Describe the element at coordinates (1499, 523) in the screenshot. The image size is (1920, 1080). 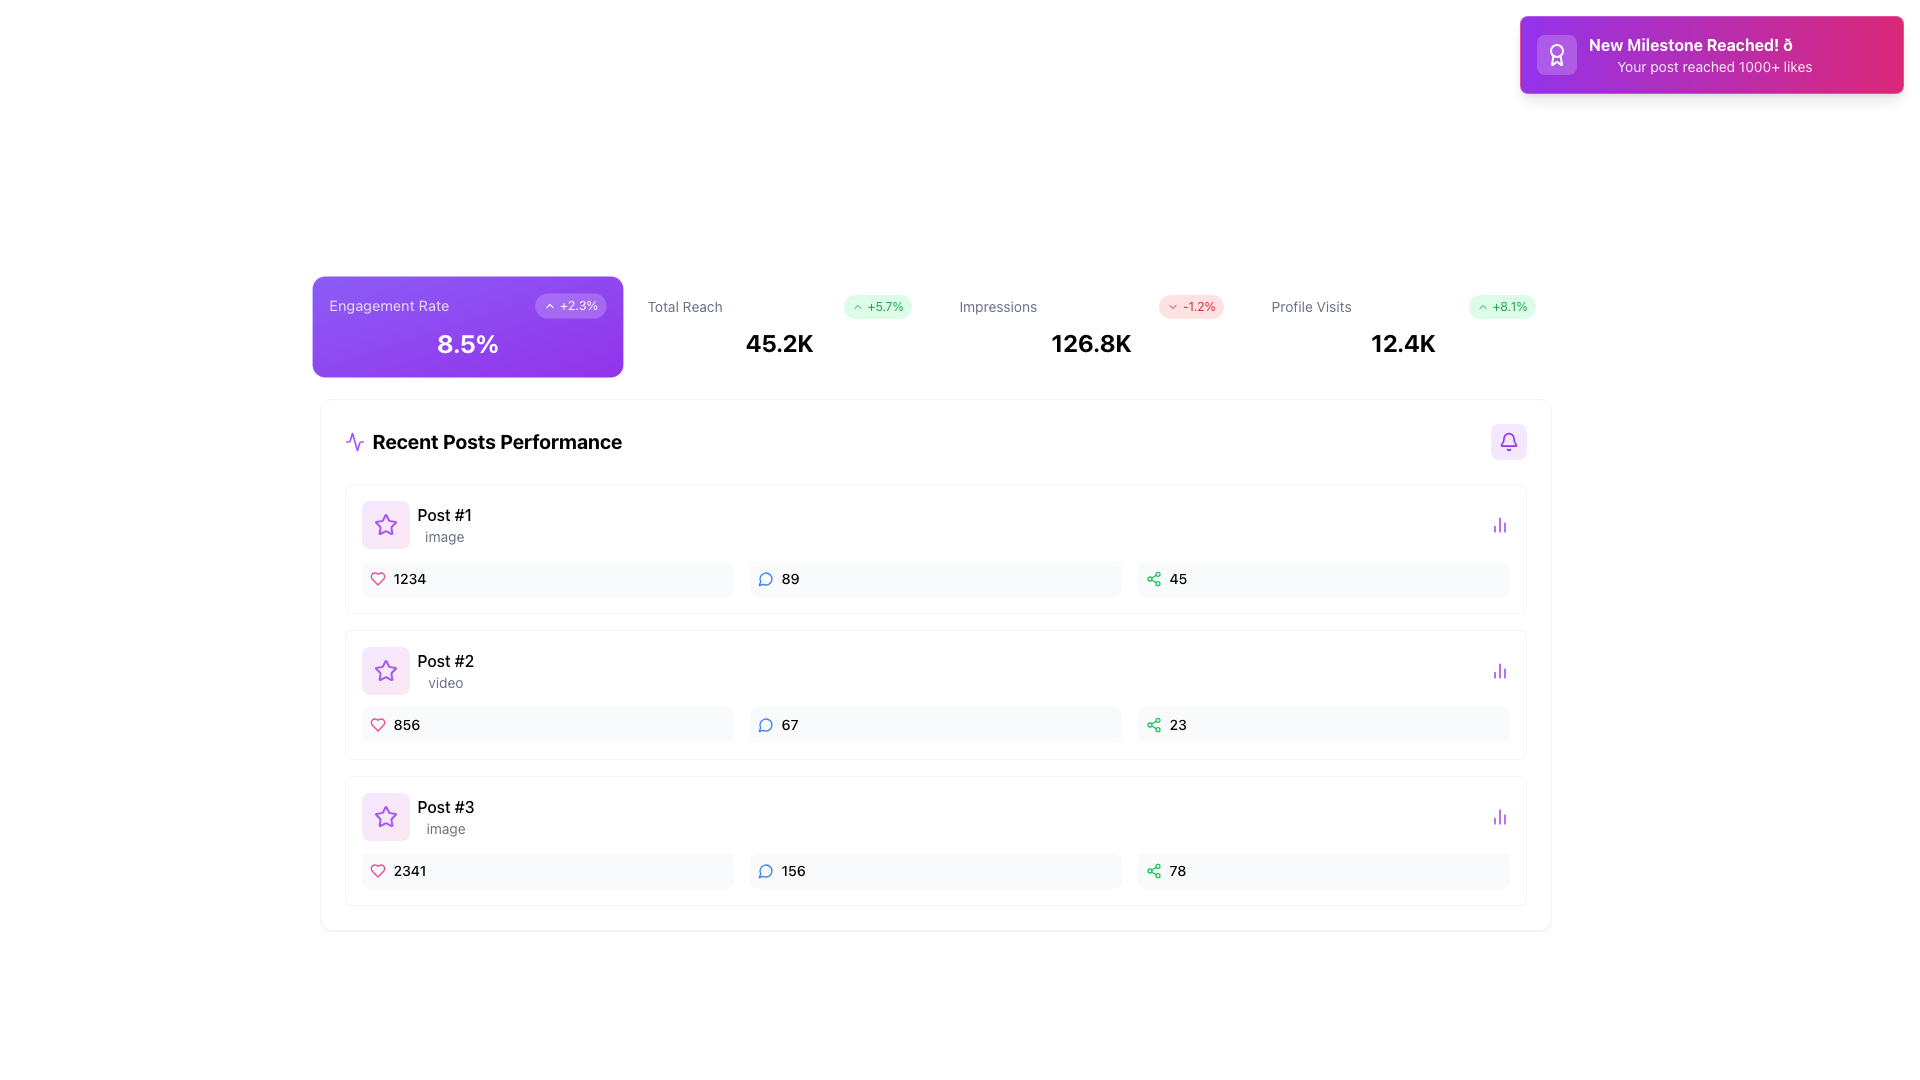
I see `the interactive icon styled as a vertical bar chart with three bars, located at the far right of the row titled 'Post #1', to change its color` at that location.